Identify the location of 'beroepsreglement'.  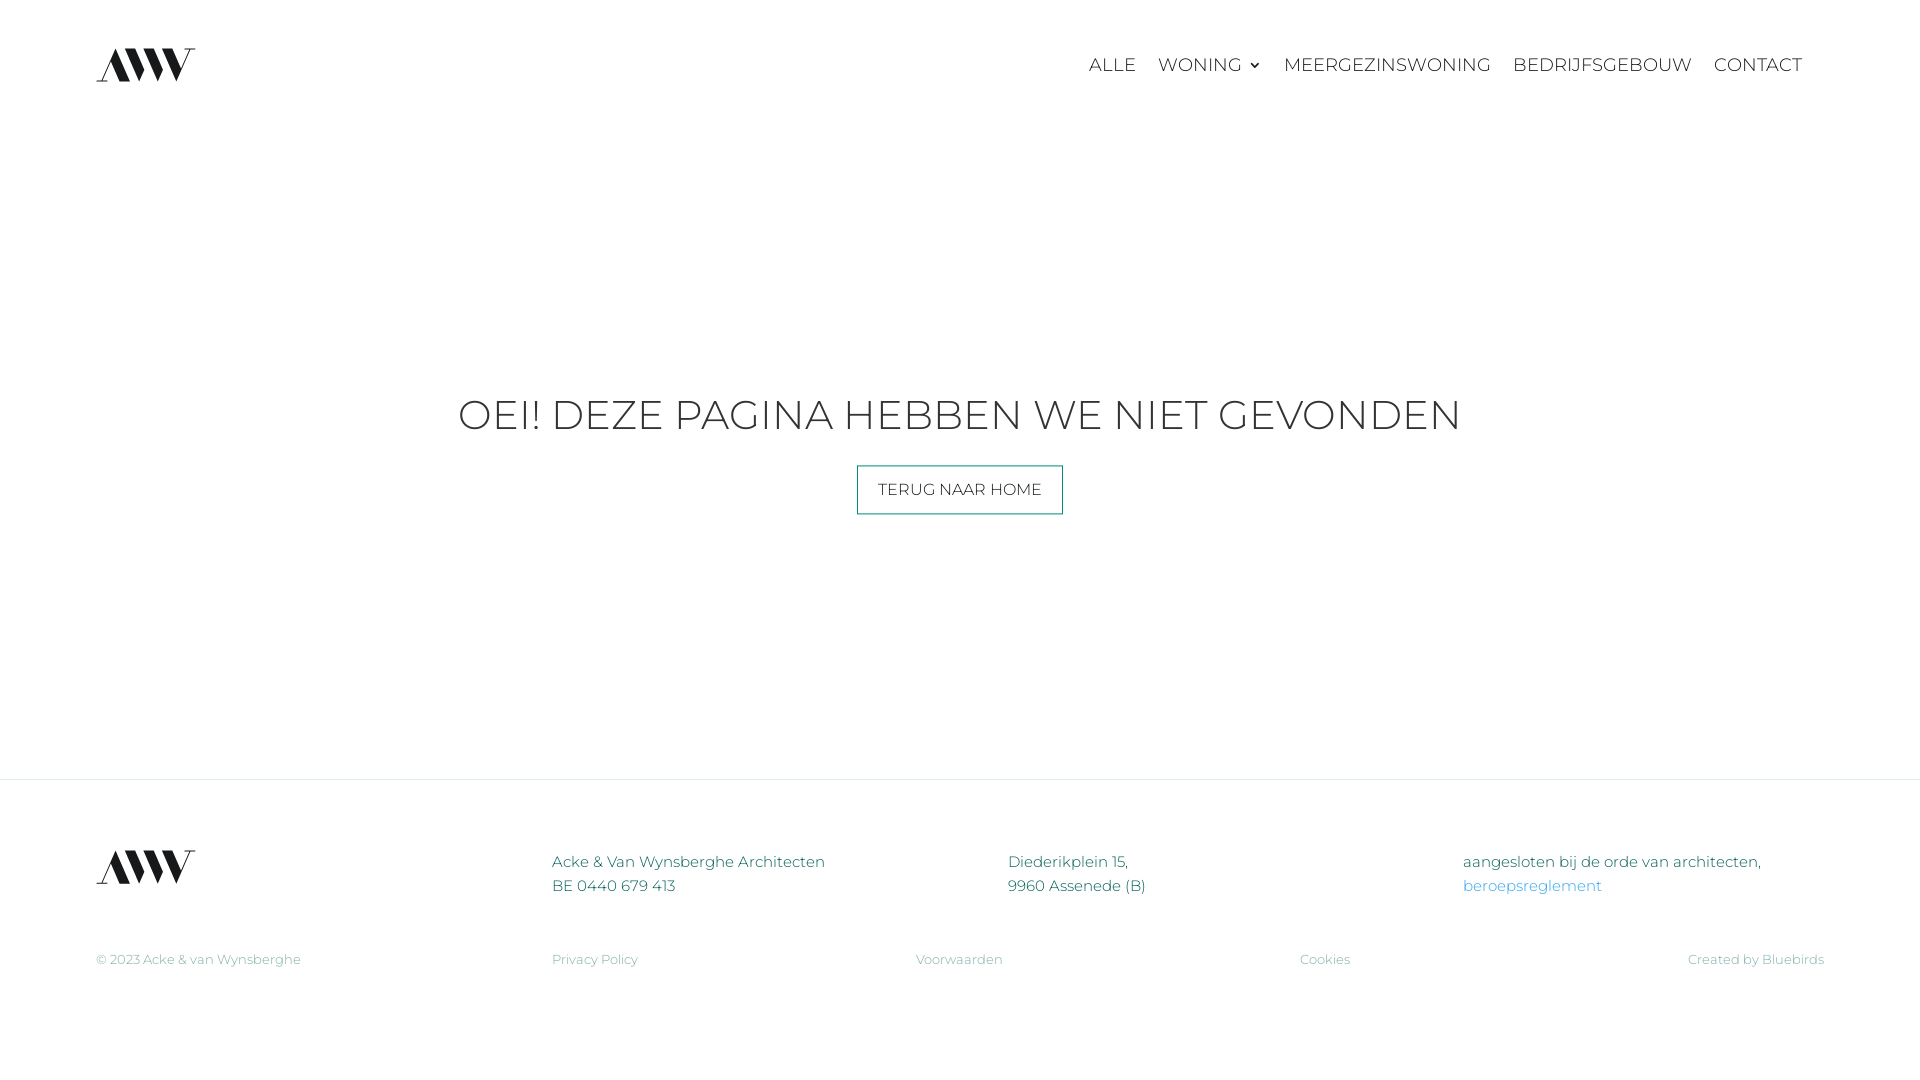
(1531, 884).